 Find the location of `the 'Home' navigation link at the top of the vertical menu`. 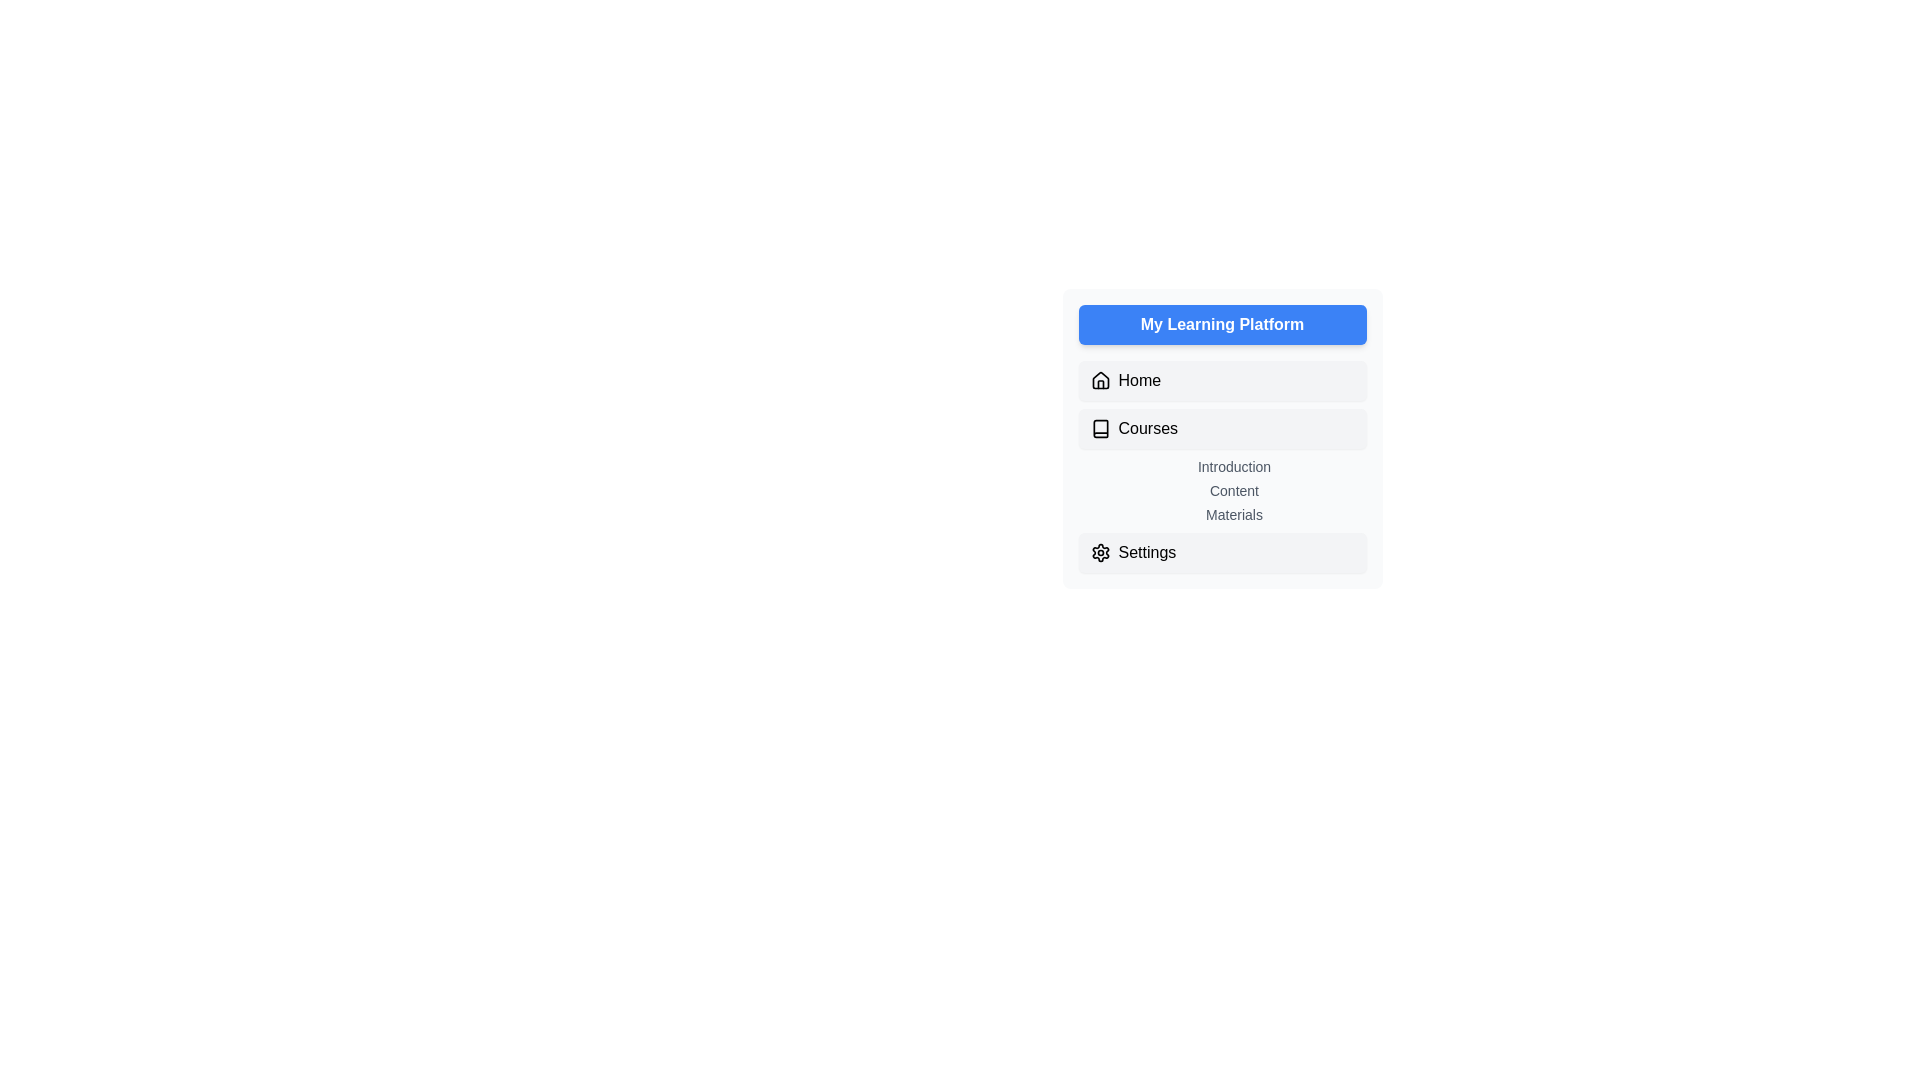

the 'Home' navigation link at the top of the vertical menu is located at coordinates (1221, 381).